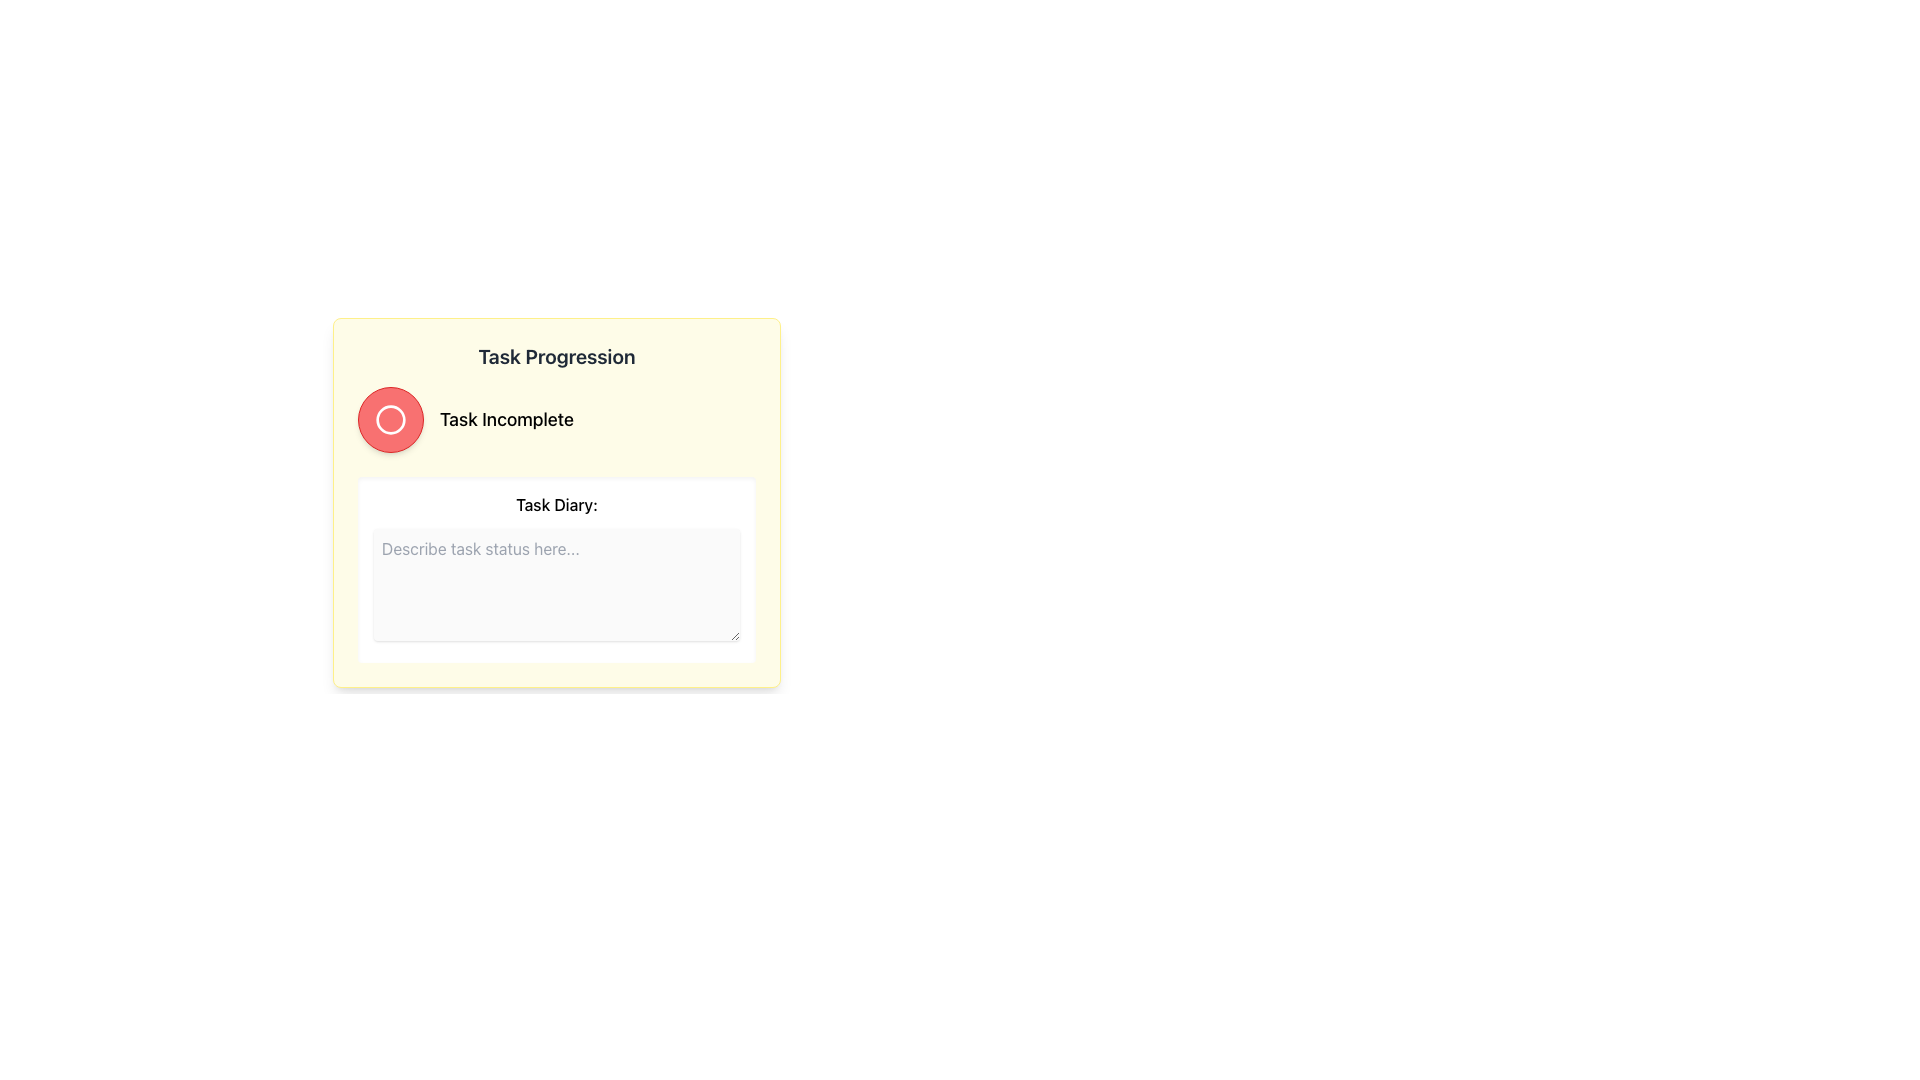 This screenshot has height=1080, width=1920. Describe the element at coordinates (507, 419) in the screenshot. I see `the text element displaying 'Task Incomplete', which is styled in a large, bold font and positioned to the right of a circular red icon in the task progress section` at that location.